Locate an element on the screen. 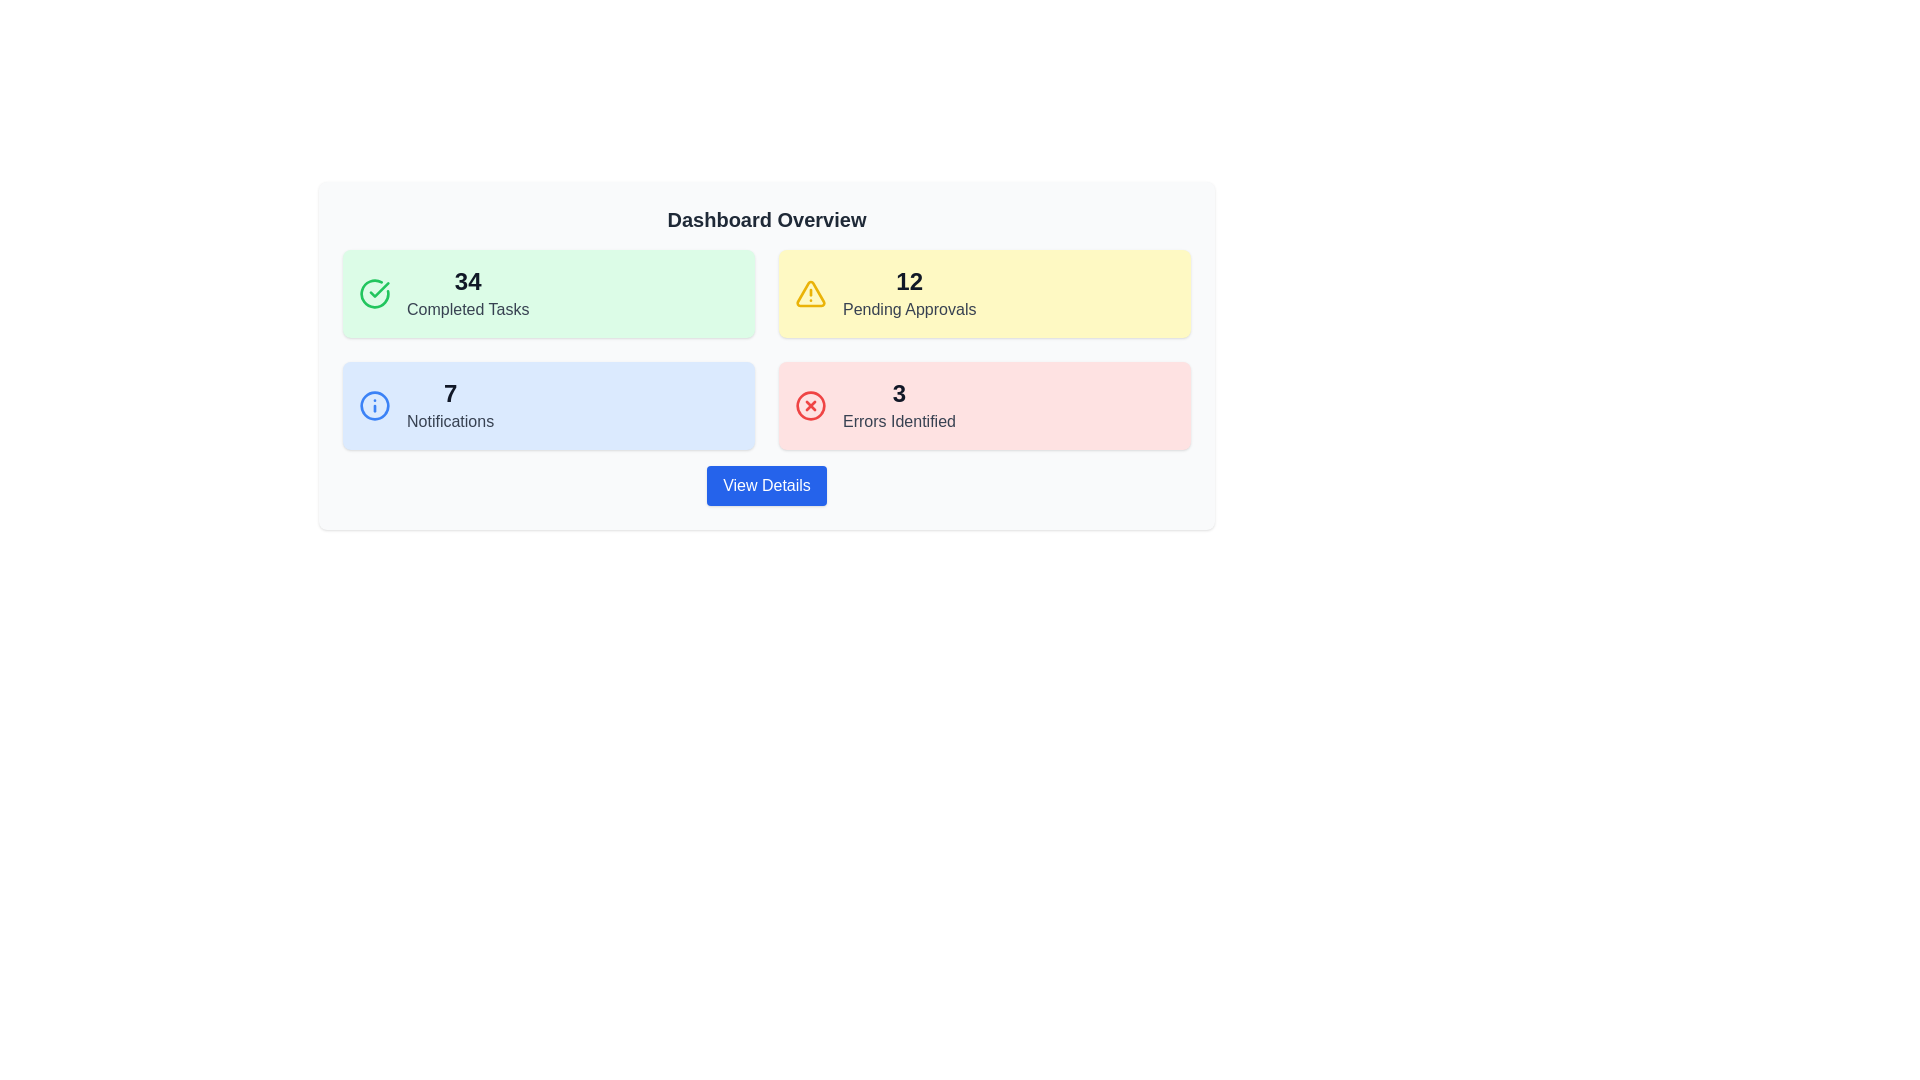 Image resolution: width=1920 pixels, height=1080 pixels. the text label displaying 'Errors Identified,' which is styled in gray and located below the number '3' in a red box on the bottom-right side of the dashboard summary section is located at coordinates (898, 420).